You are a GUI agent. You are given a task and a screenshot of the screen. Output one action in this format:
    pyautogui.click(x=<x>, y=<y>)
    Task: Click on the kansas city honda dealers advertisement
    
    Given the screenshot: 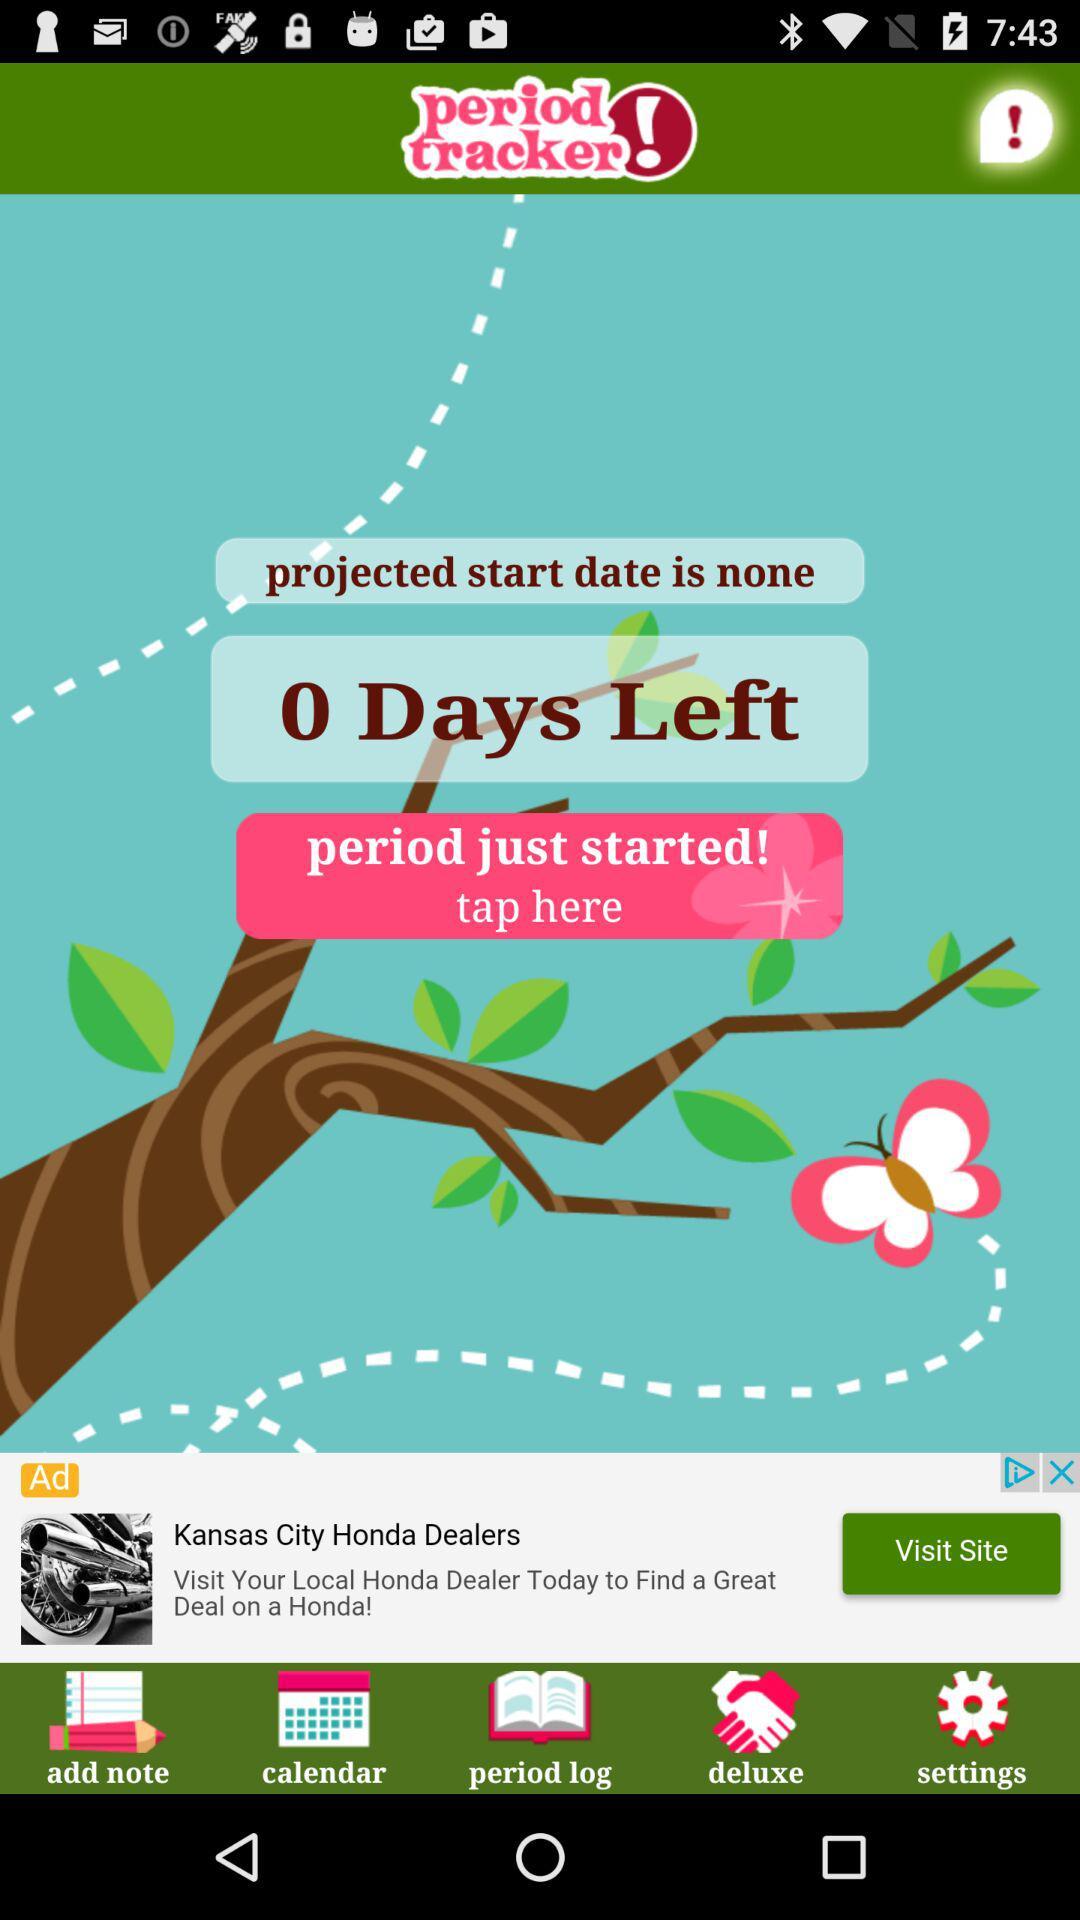 What is the action you would take?
    pyautogui.click(x=540, y=1556)
    